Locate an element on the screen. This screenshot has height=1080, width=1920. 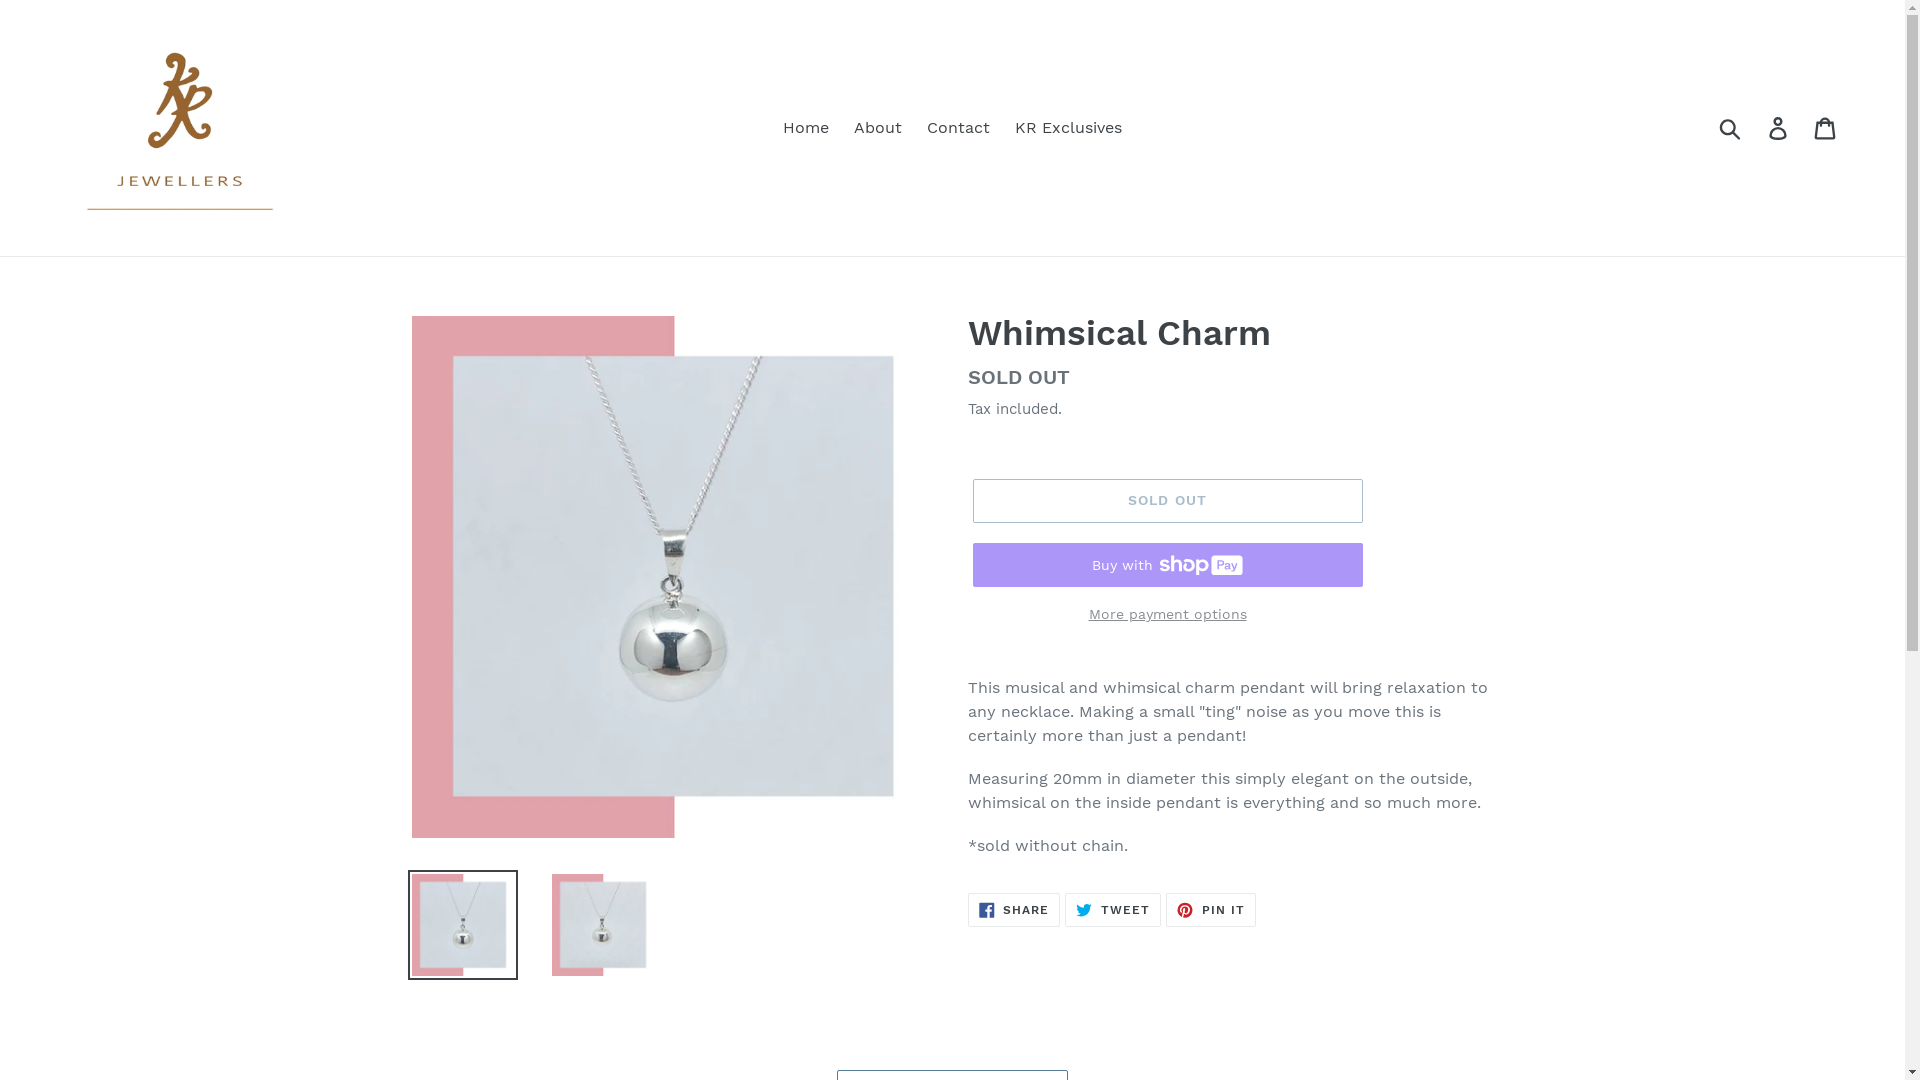
'About' is located at coordinates (844, 127).